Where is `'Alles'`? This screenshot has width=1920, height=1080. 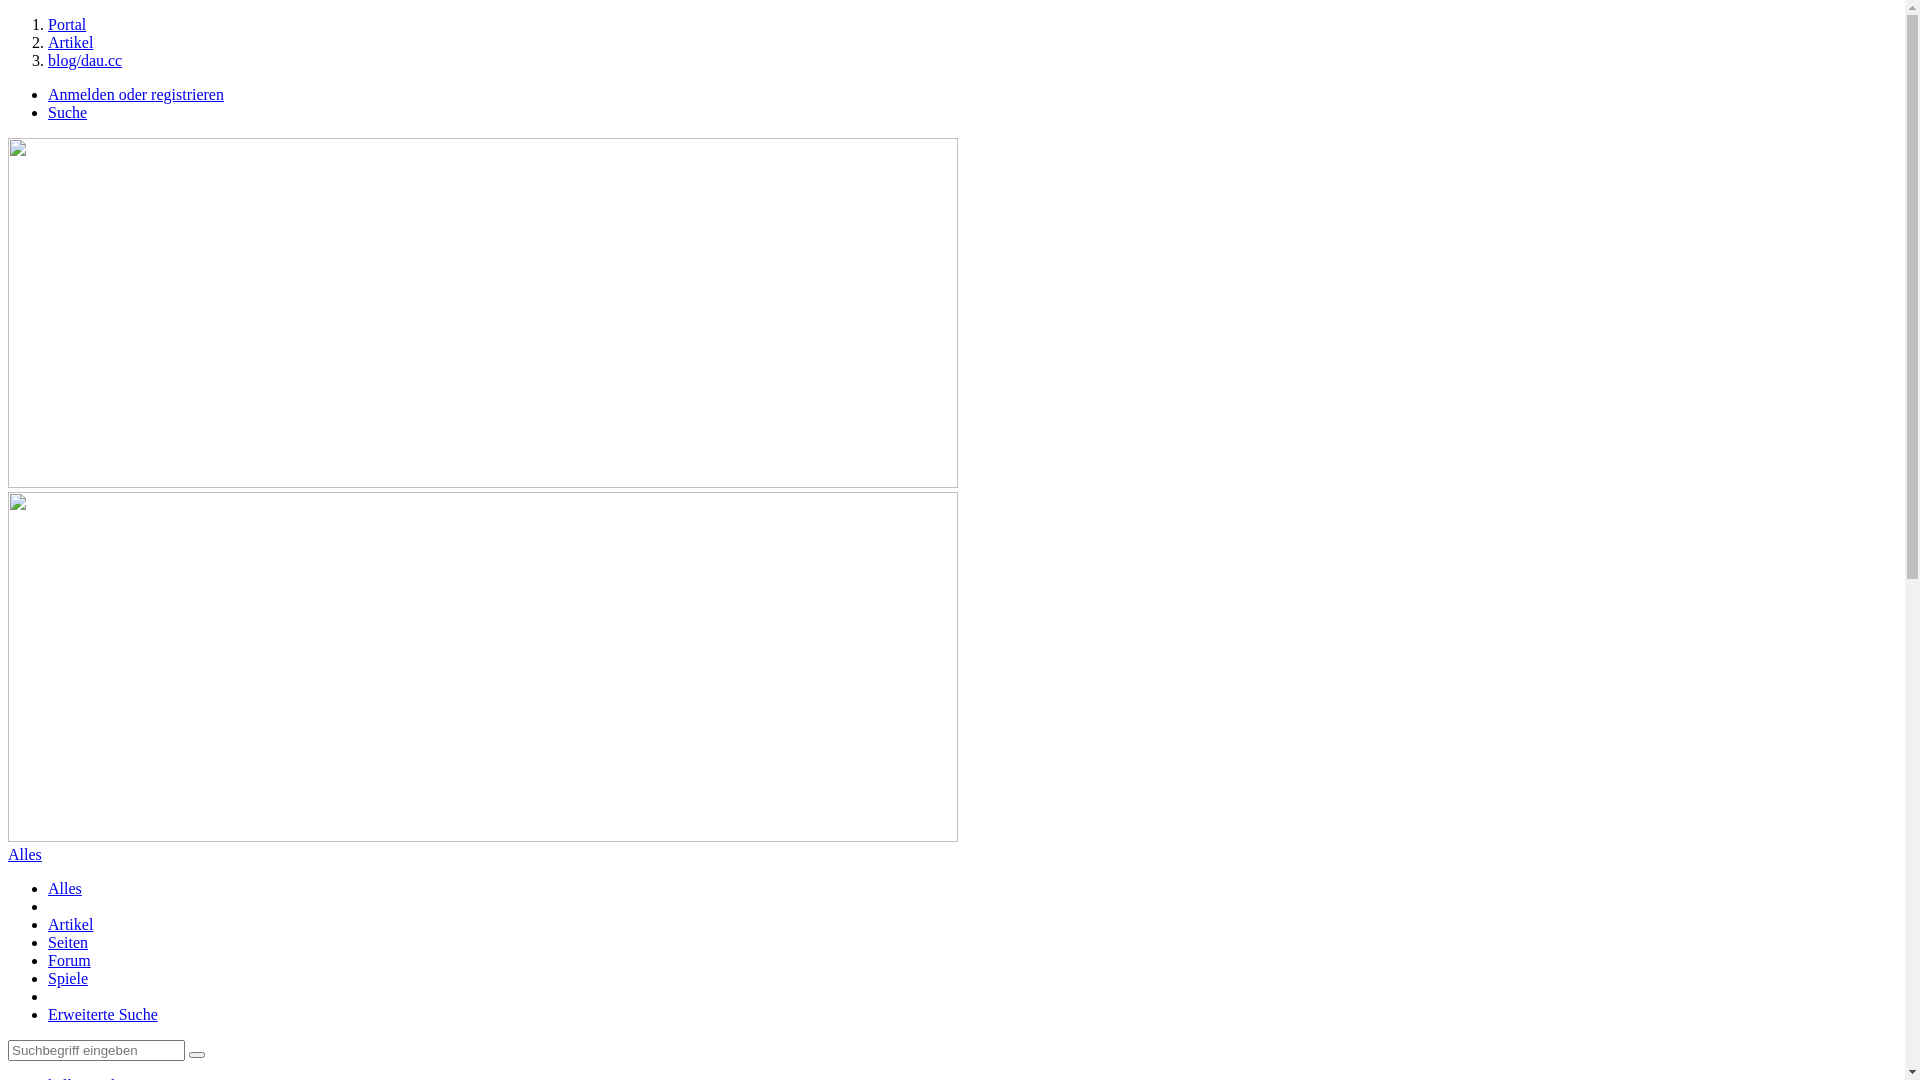 'Alles' is located at coordinates (24, 854).